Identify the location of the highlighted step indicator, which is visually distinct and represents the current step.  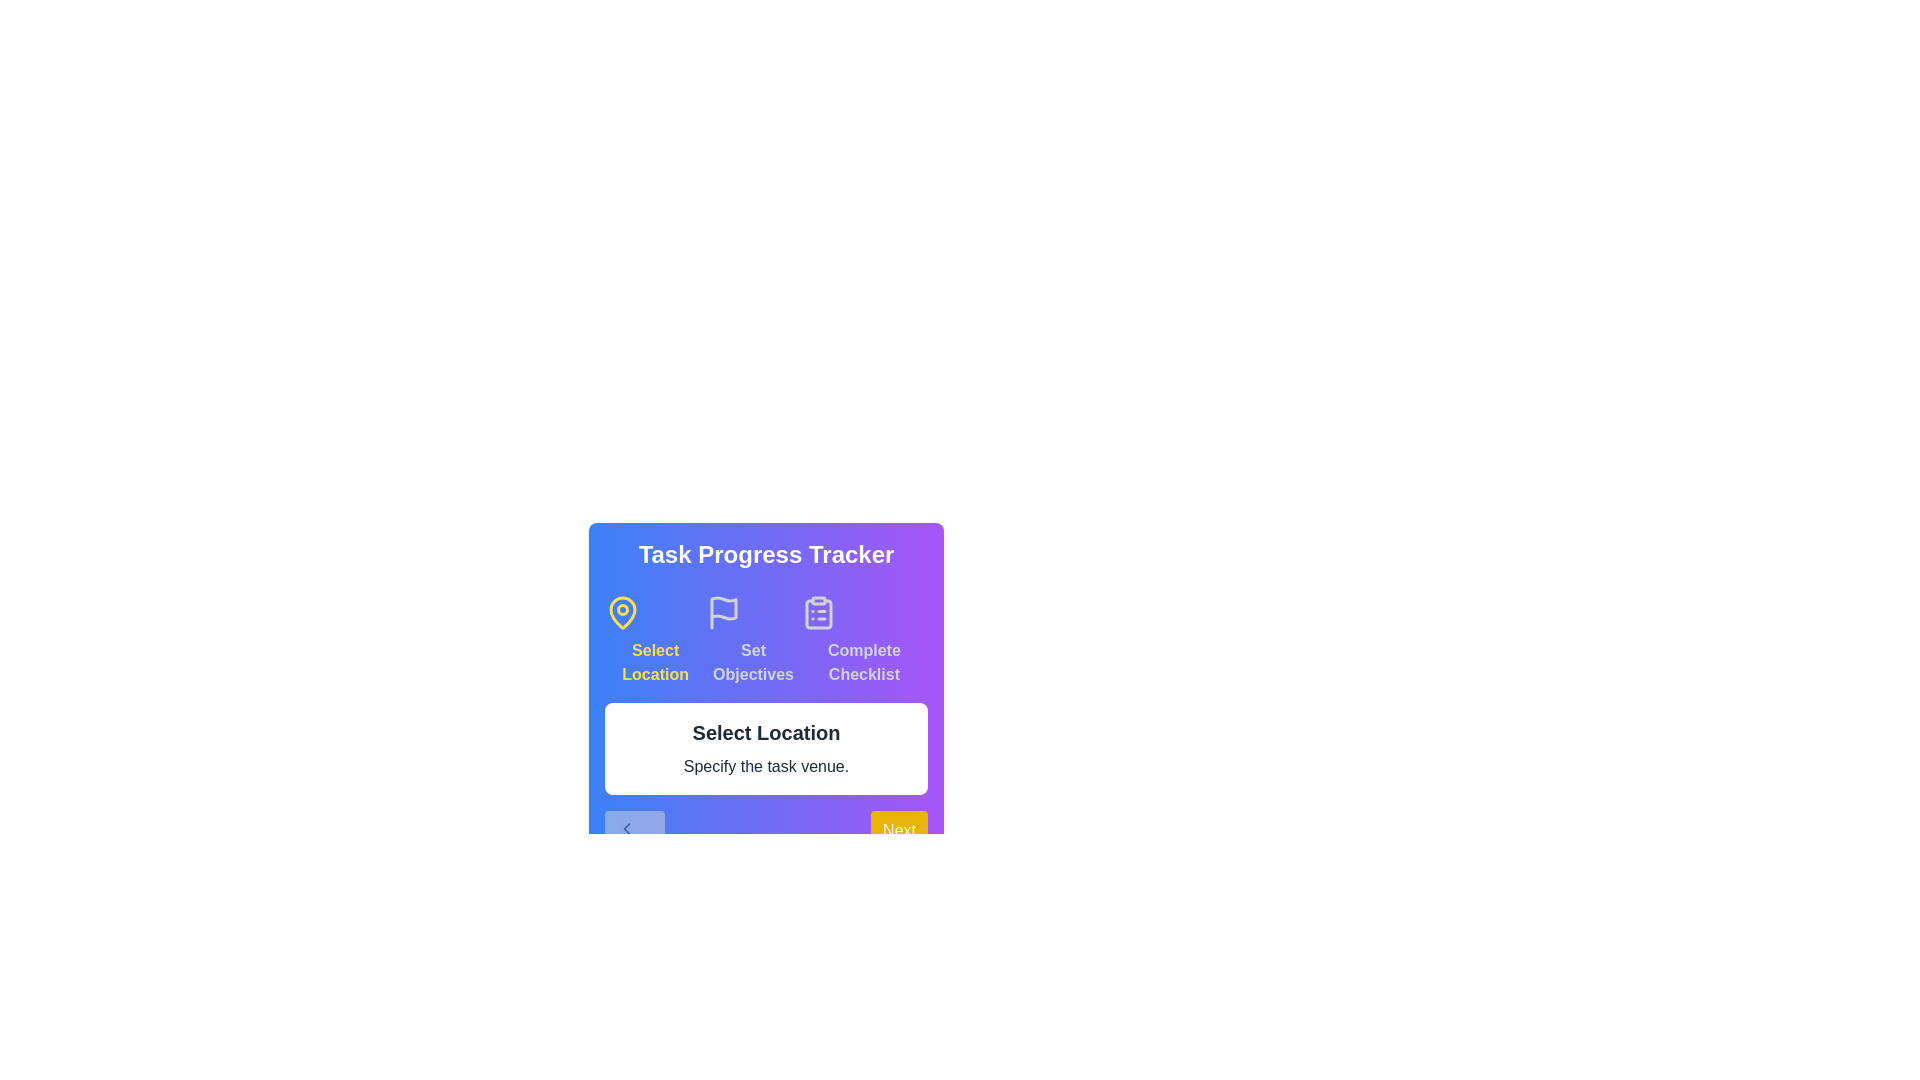
(655, 640).